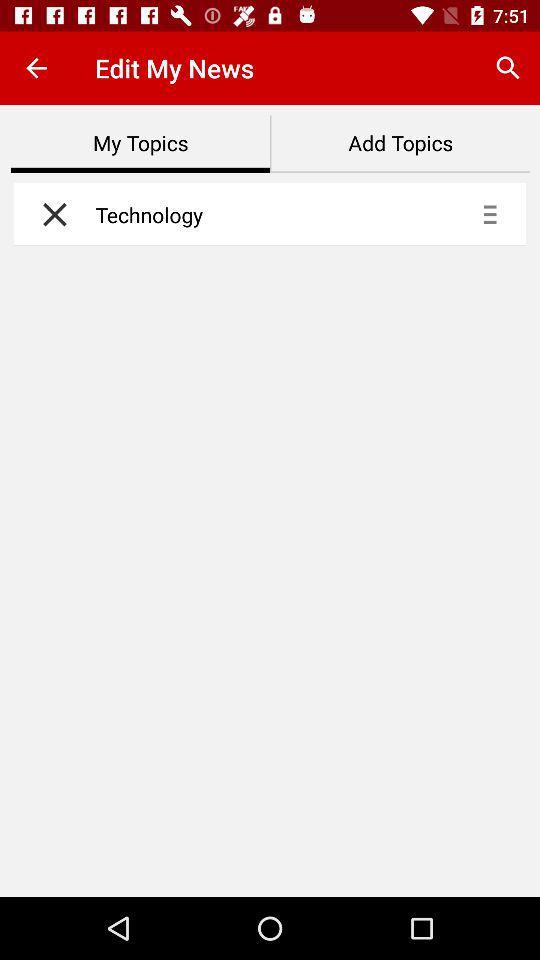 The image size is (540, 960). Describe the element at coordinates (36, 68) in the screenshot. I see `icon above my topics` at that location.